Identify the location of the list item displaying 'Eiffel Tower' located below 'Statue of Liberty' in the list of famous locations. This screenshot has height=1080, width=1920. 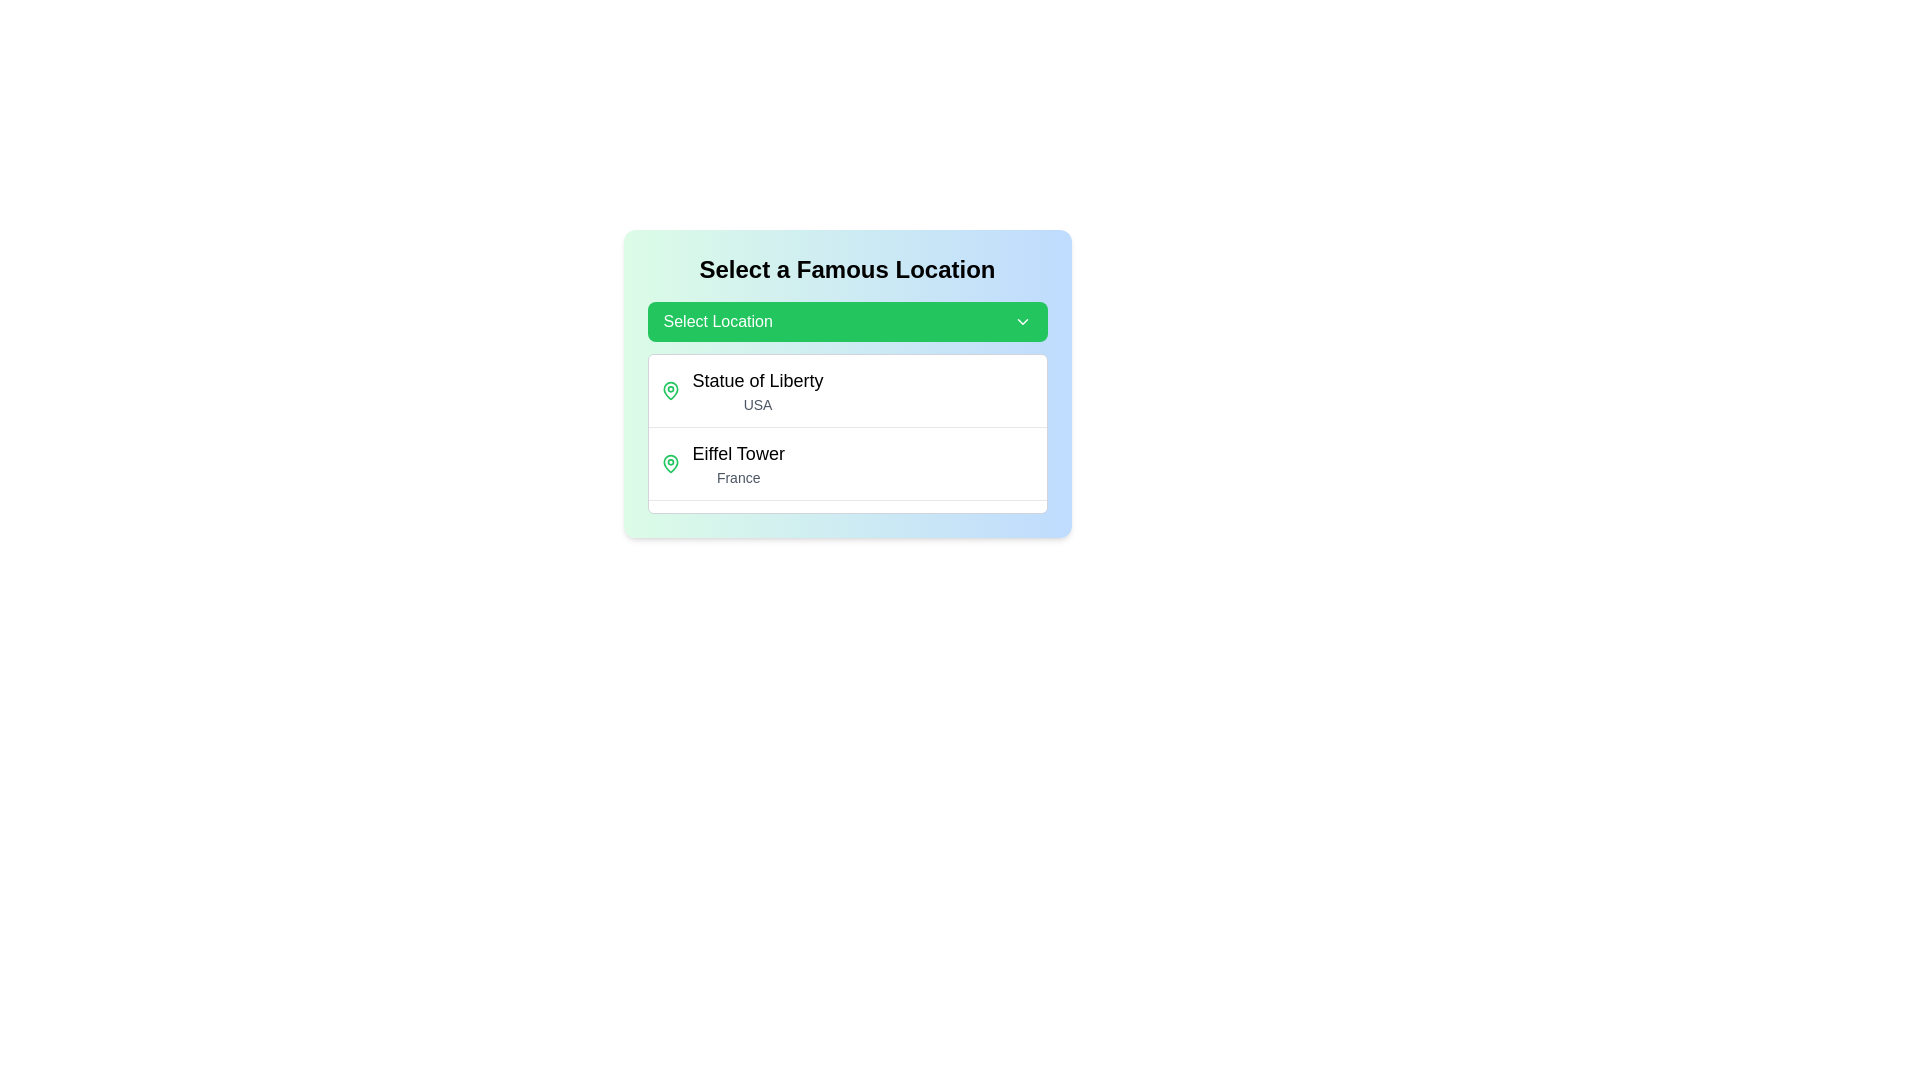
(737, 463).